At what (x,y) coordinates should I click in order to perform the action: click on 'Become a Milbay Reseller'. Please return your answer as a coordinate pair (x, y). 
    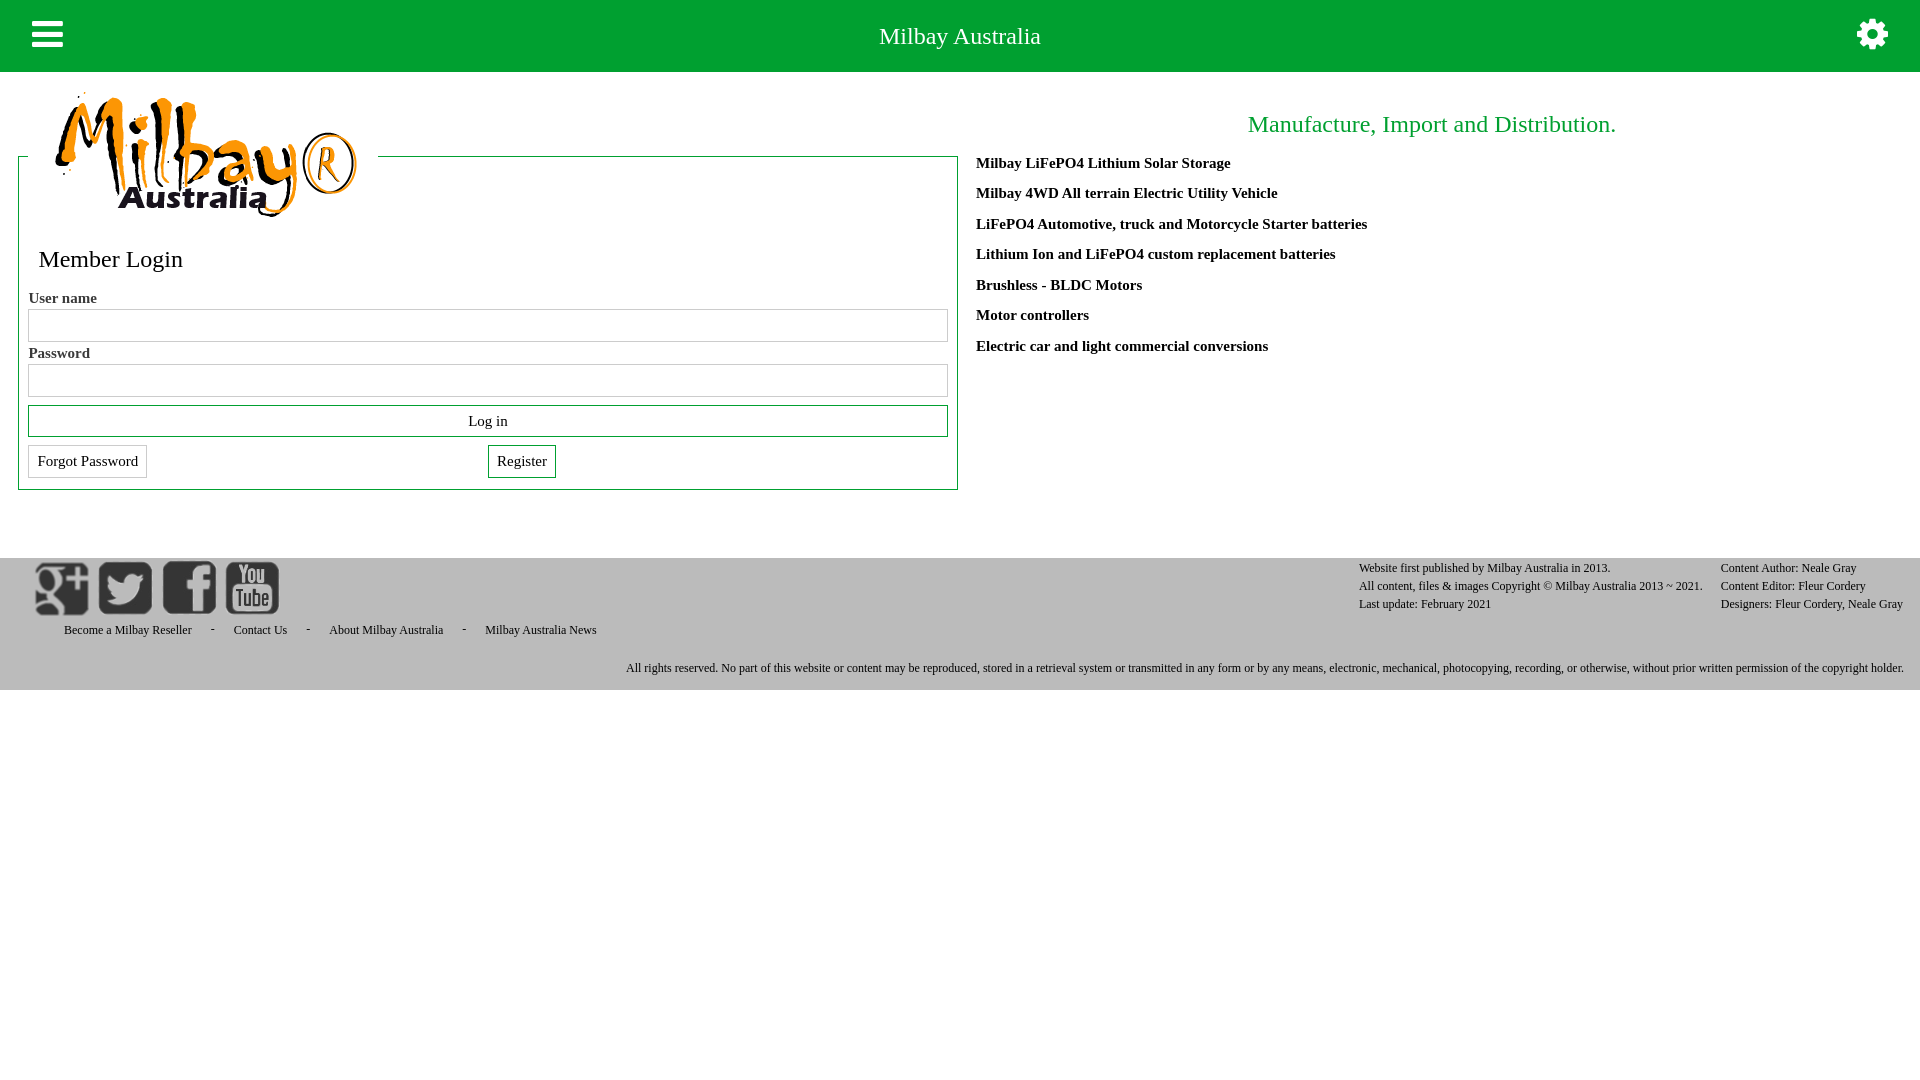
    Looking at the image, I should click on (48, 628).